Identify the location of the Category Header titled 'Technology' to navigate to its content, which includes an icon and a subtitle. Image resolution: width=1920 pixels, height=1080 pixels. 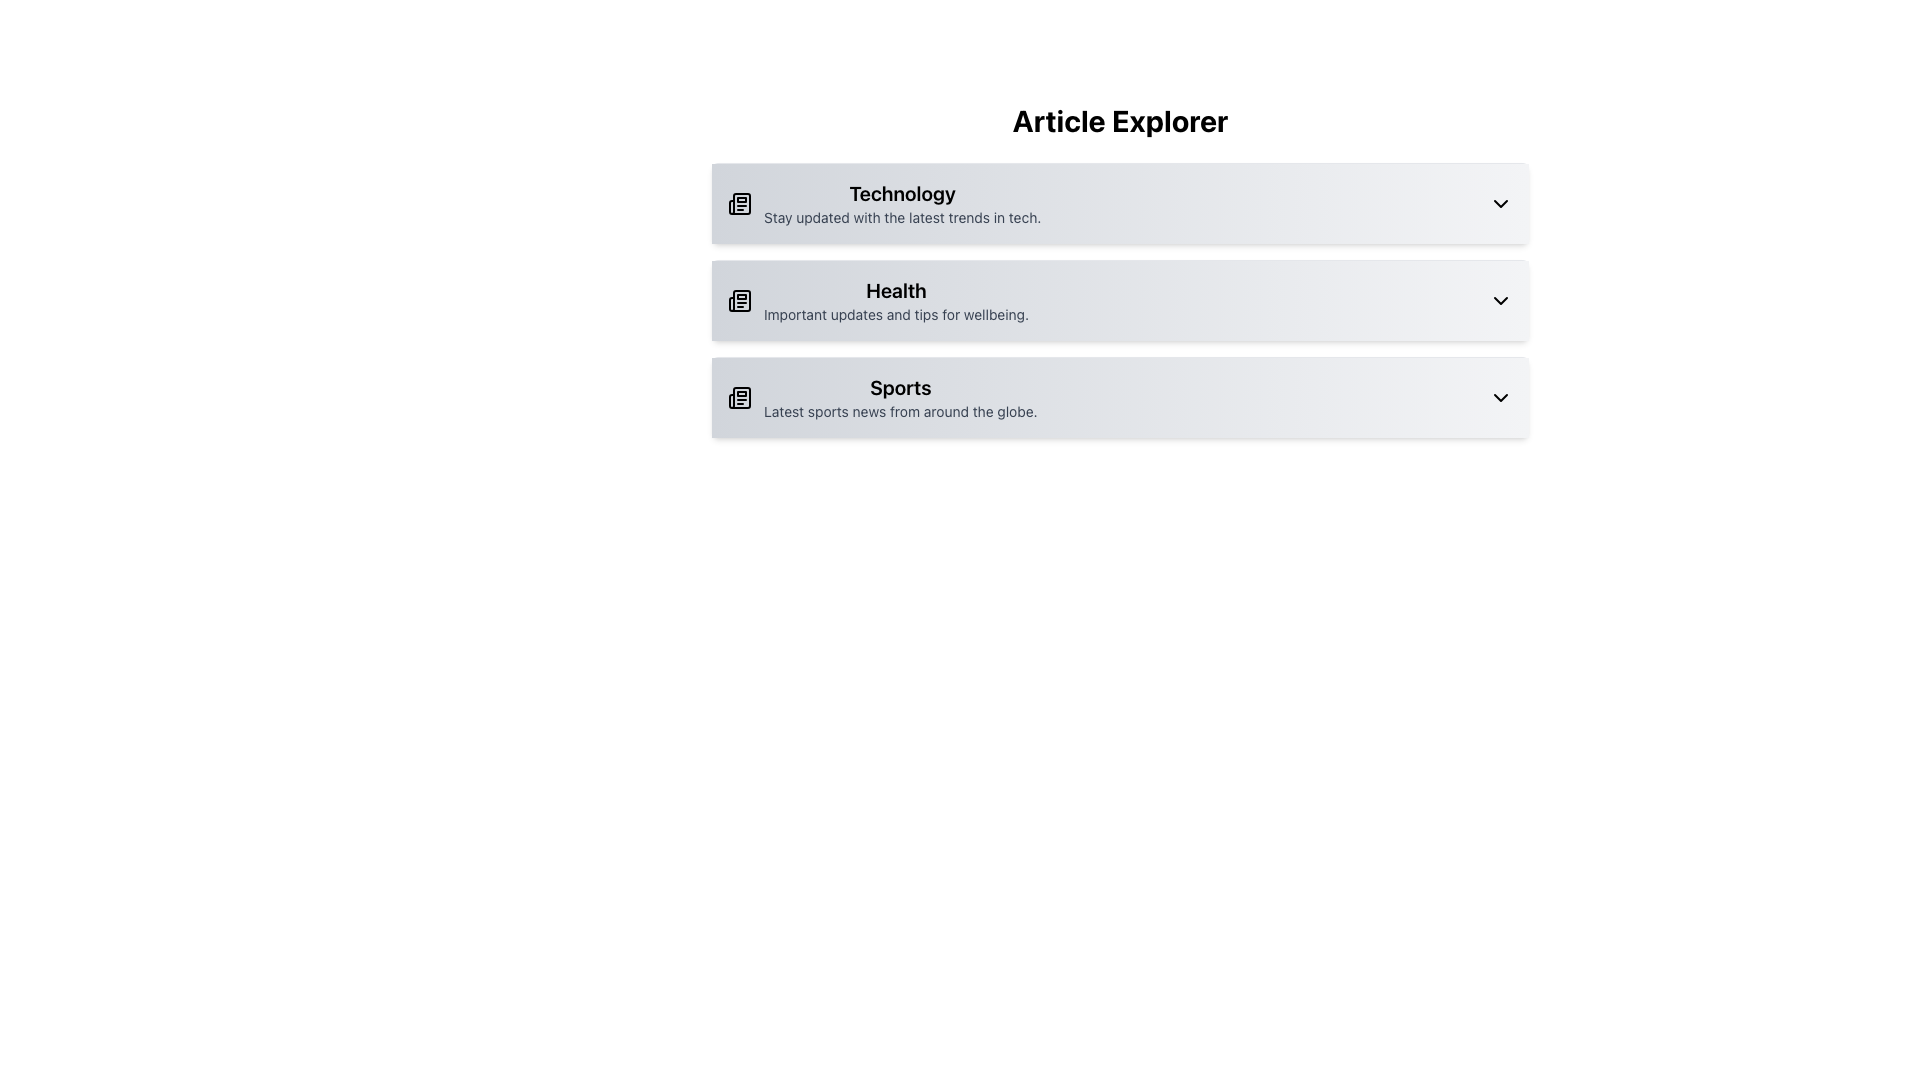
(883, 204).